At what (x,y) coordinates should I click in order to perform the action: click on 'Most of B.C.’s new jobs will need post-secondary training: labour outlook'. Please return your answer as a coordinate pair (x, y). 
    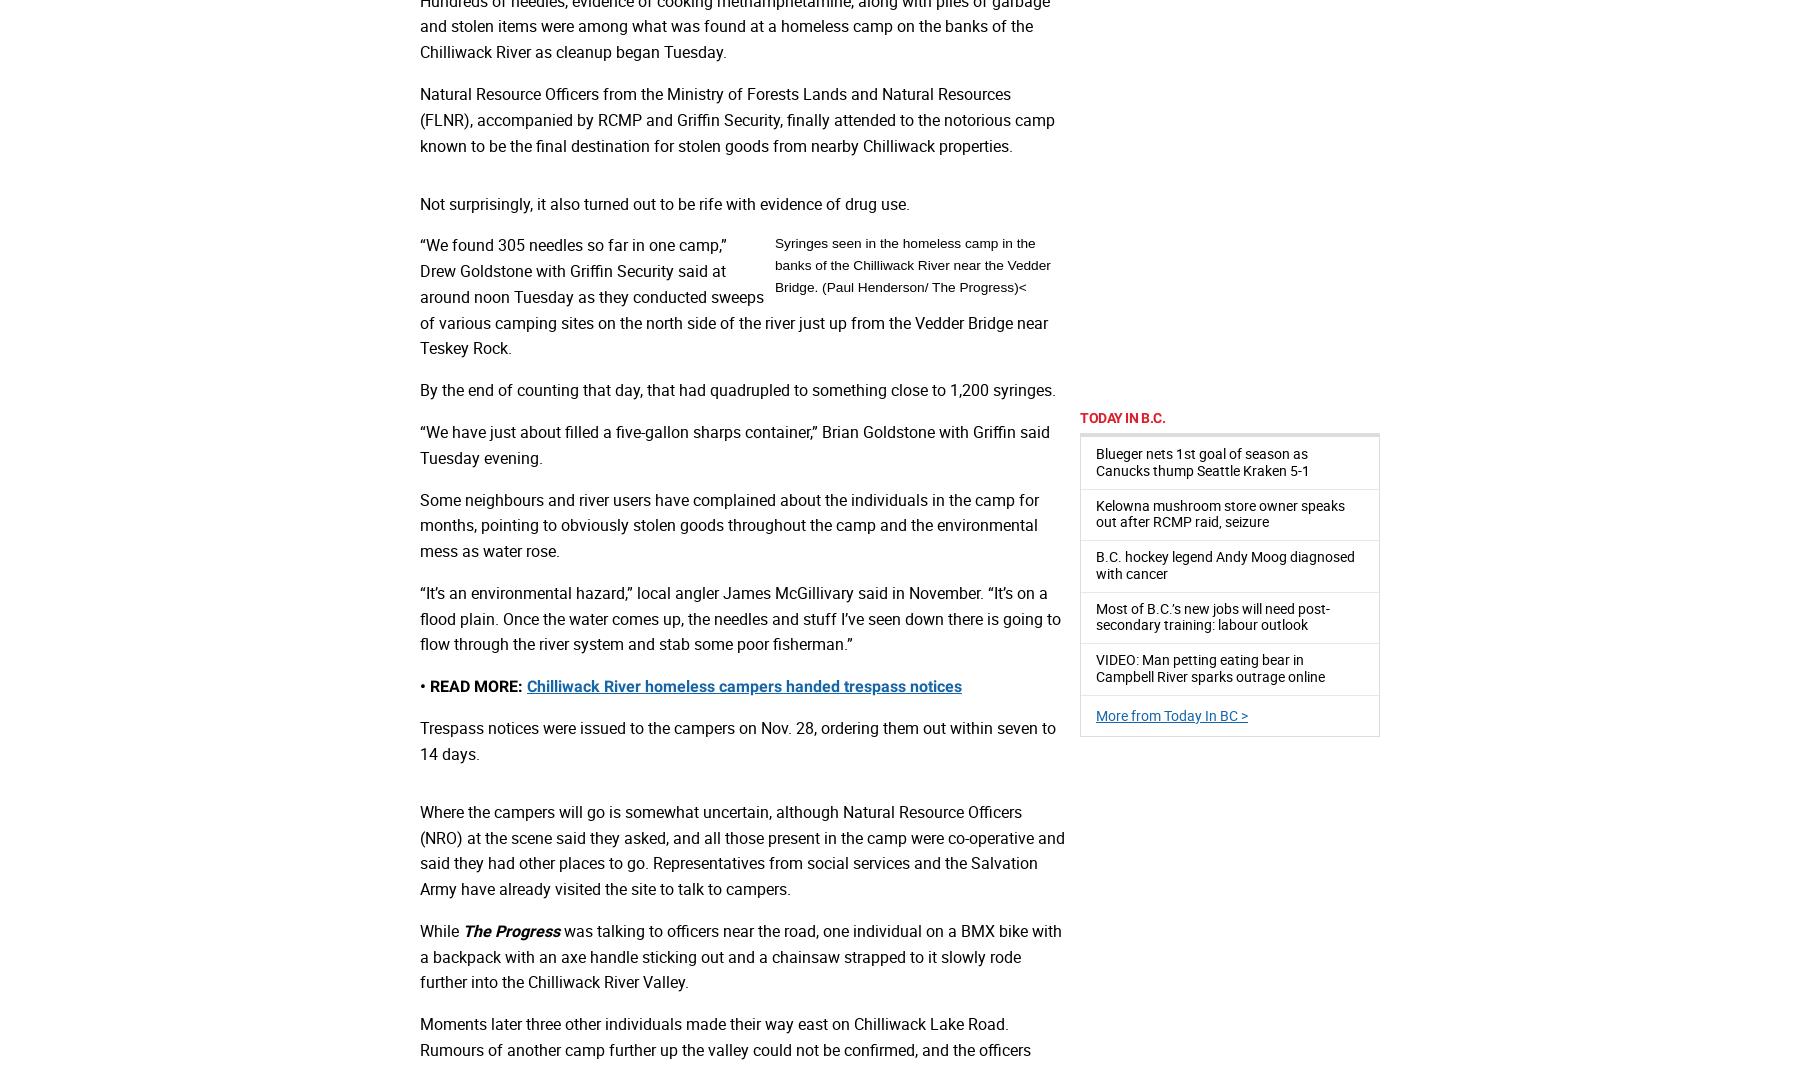
    Looking at the image, I should click on (1096, 615).